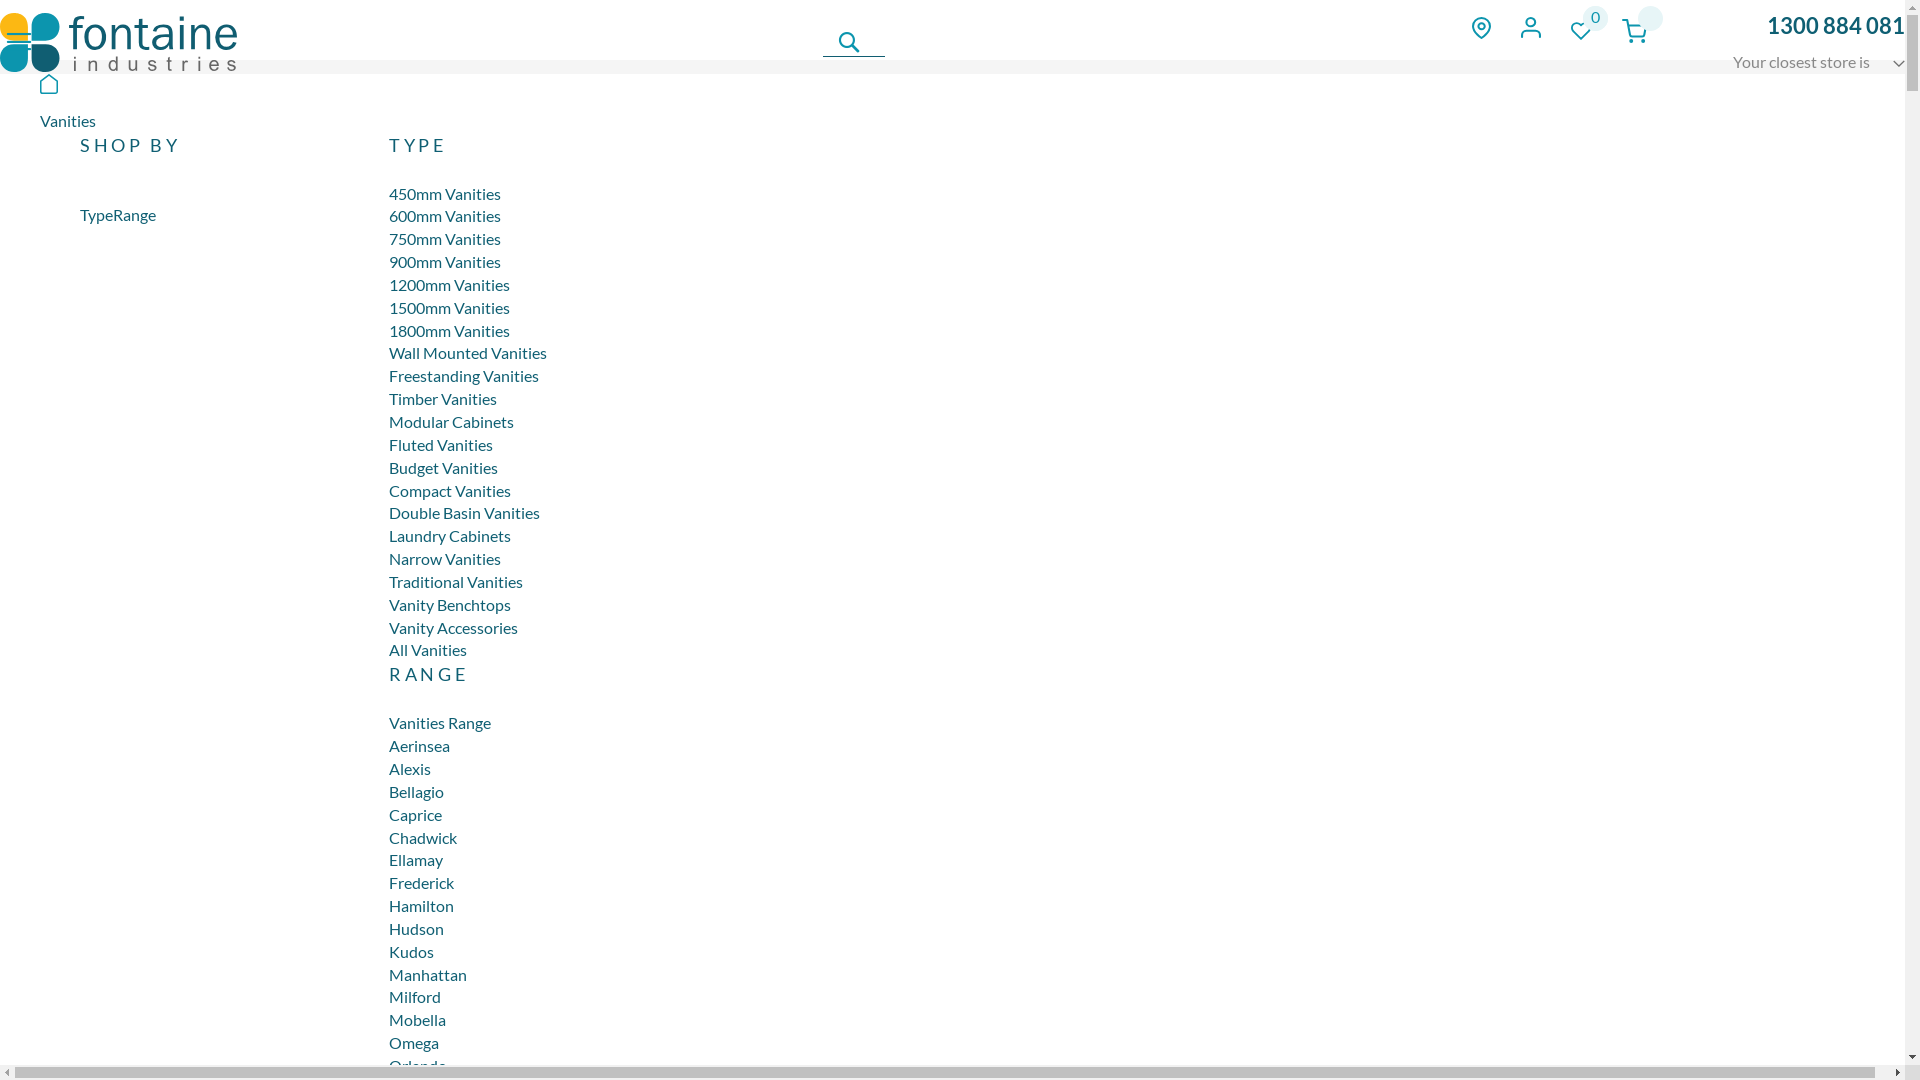 The width and height of the screenshot is (1920, 1080). What do you see at coordinates (444, 558) in the screenshot?
I see `'Narrow Vanities'` at bounding box center [444, 558].